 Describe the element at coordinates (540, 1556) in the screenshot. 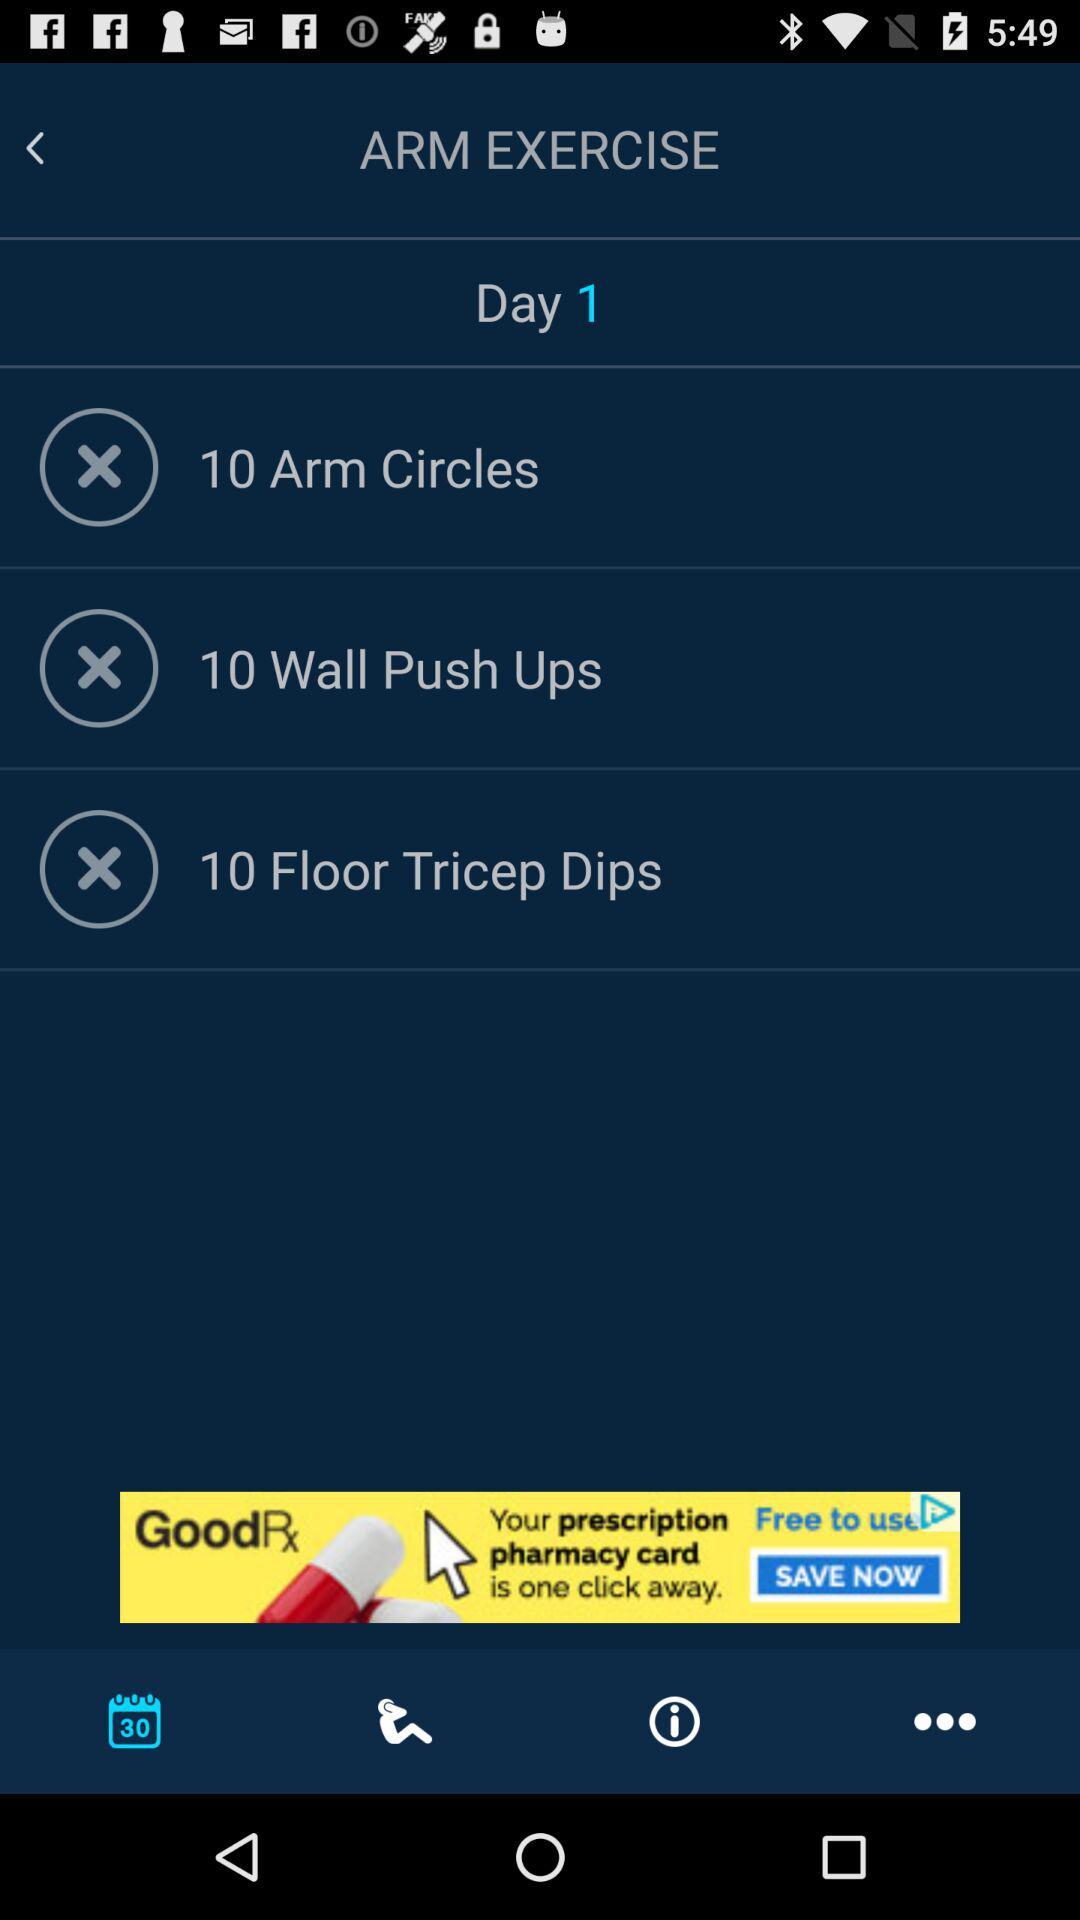

I see `important to know` at that location.